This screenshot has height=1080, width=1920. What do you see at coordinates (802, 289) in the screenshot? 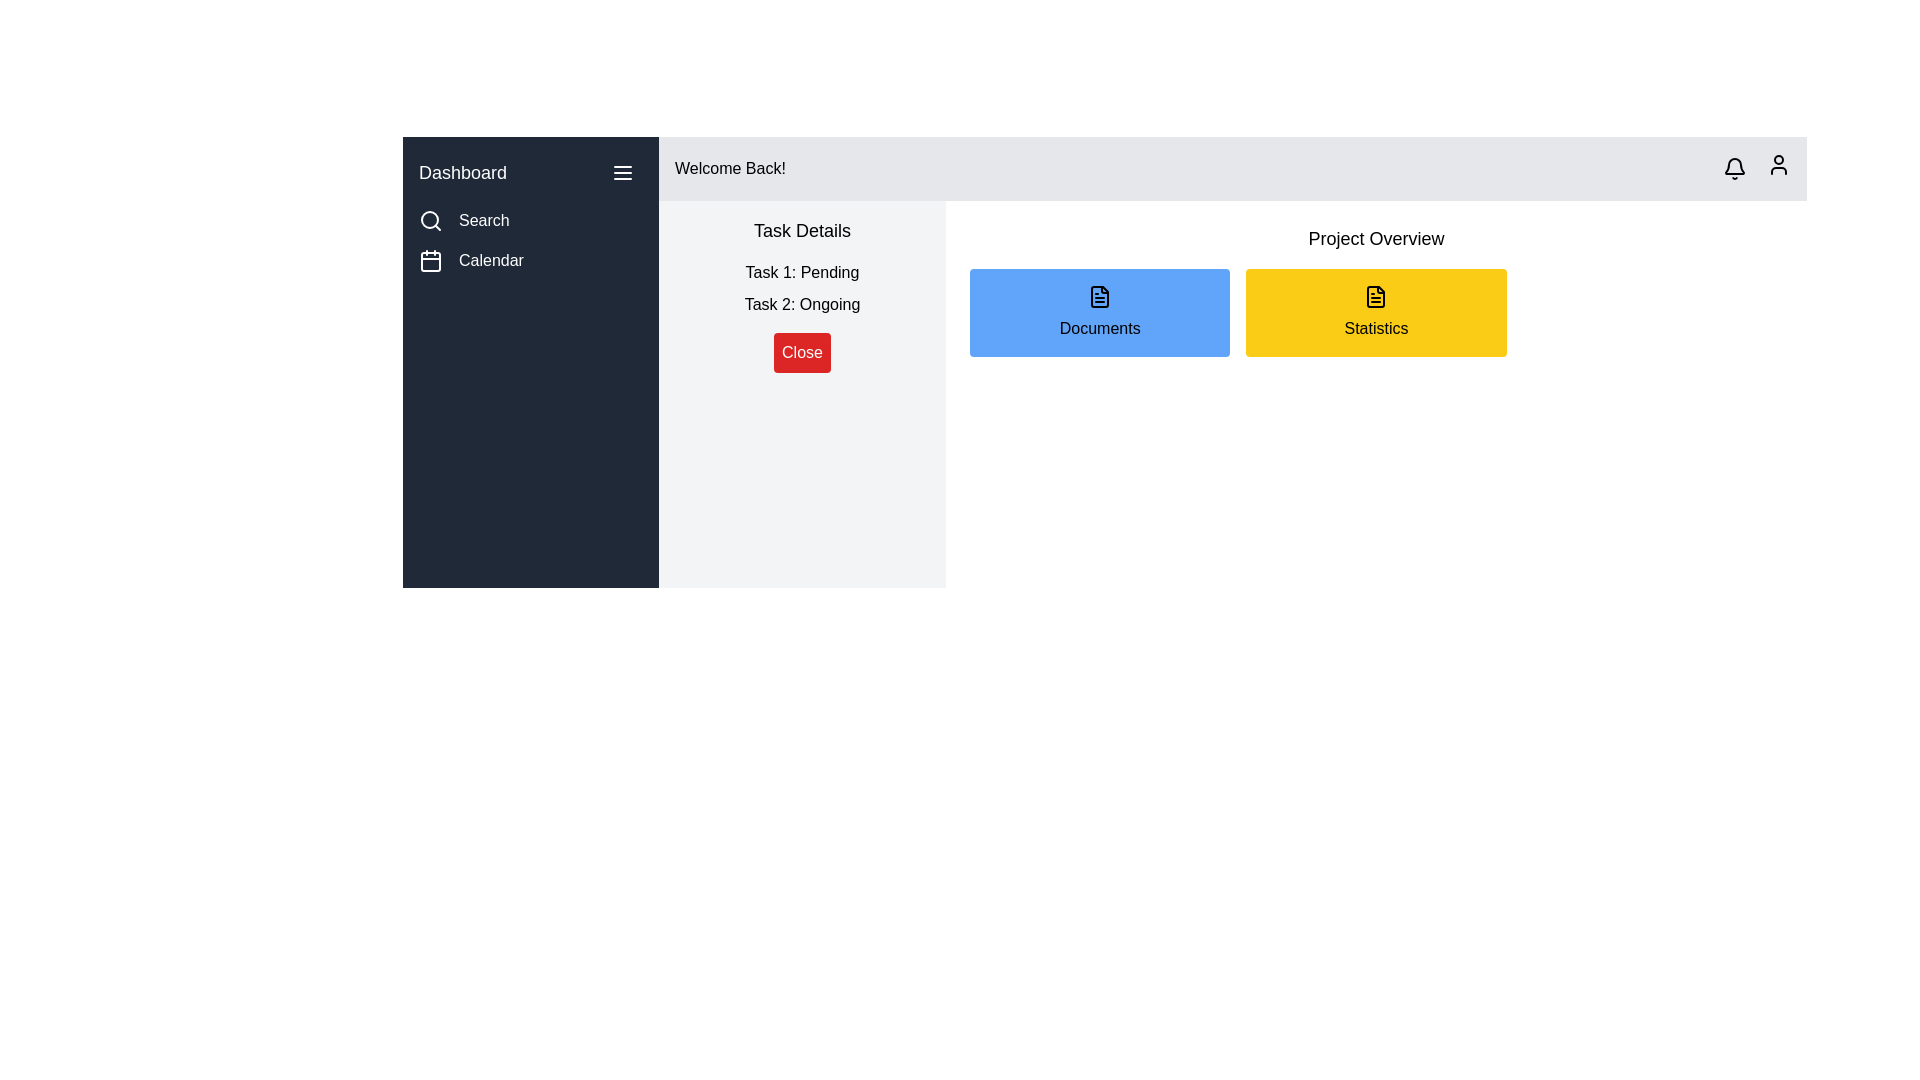
I see `text content from the Text block located below the 'Task Details' header in the left panel, just above the red 'Close' button` at bounding box center [802, 289].